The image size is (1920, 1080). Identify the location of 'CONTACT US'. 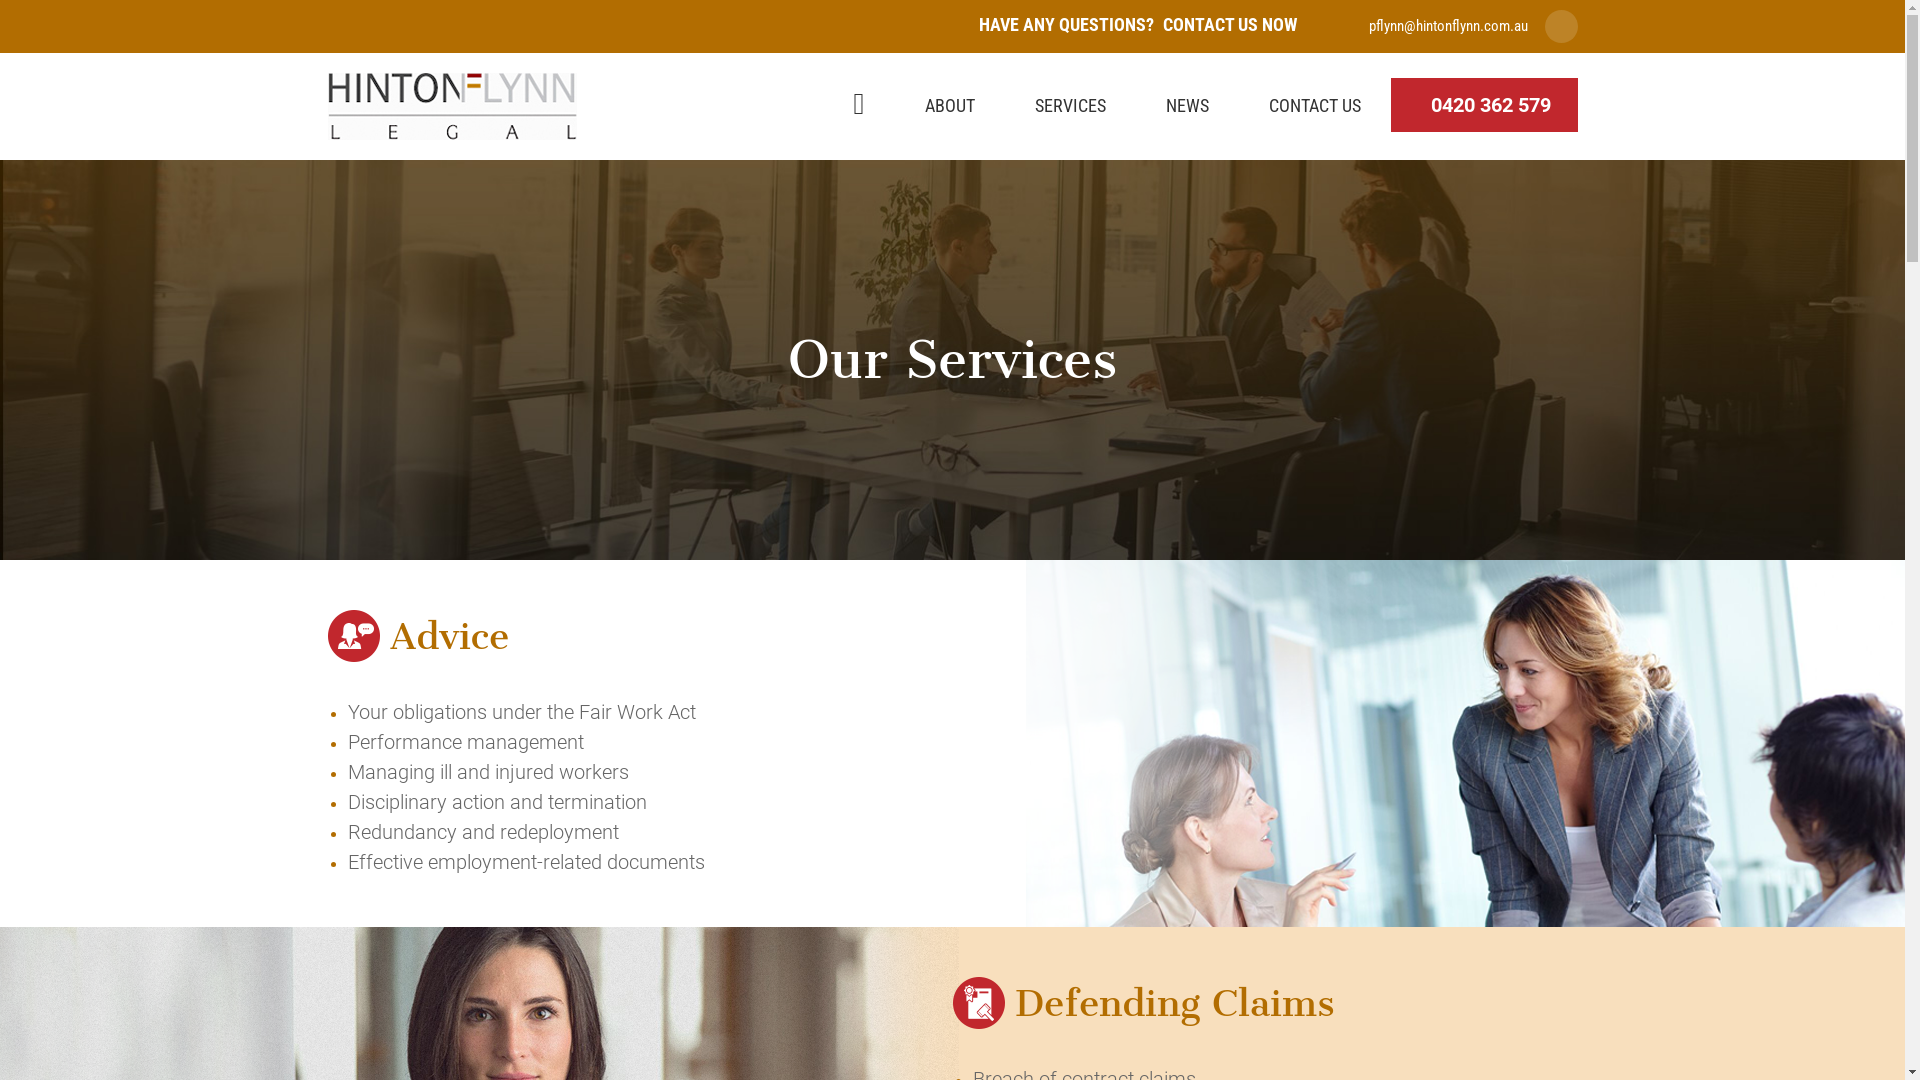
(1314, 105).